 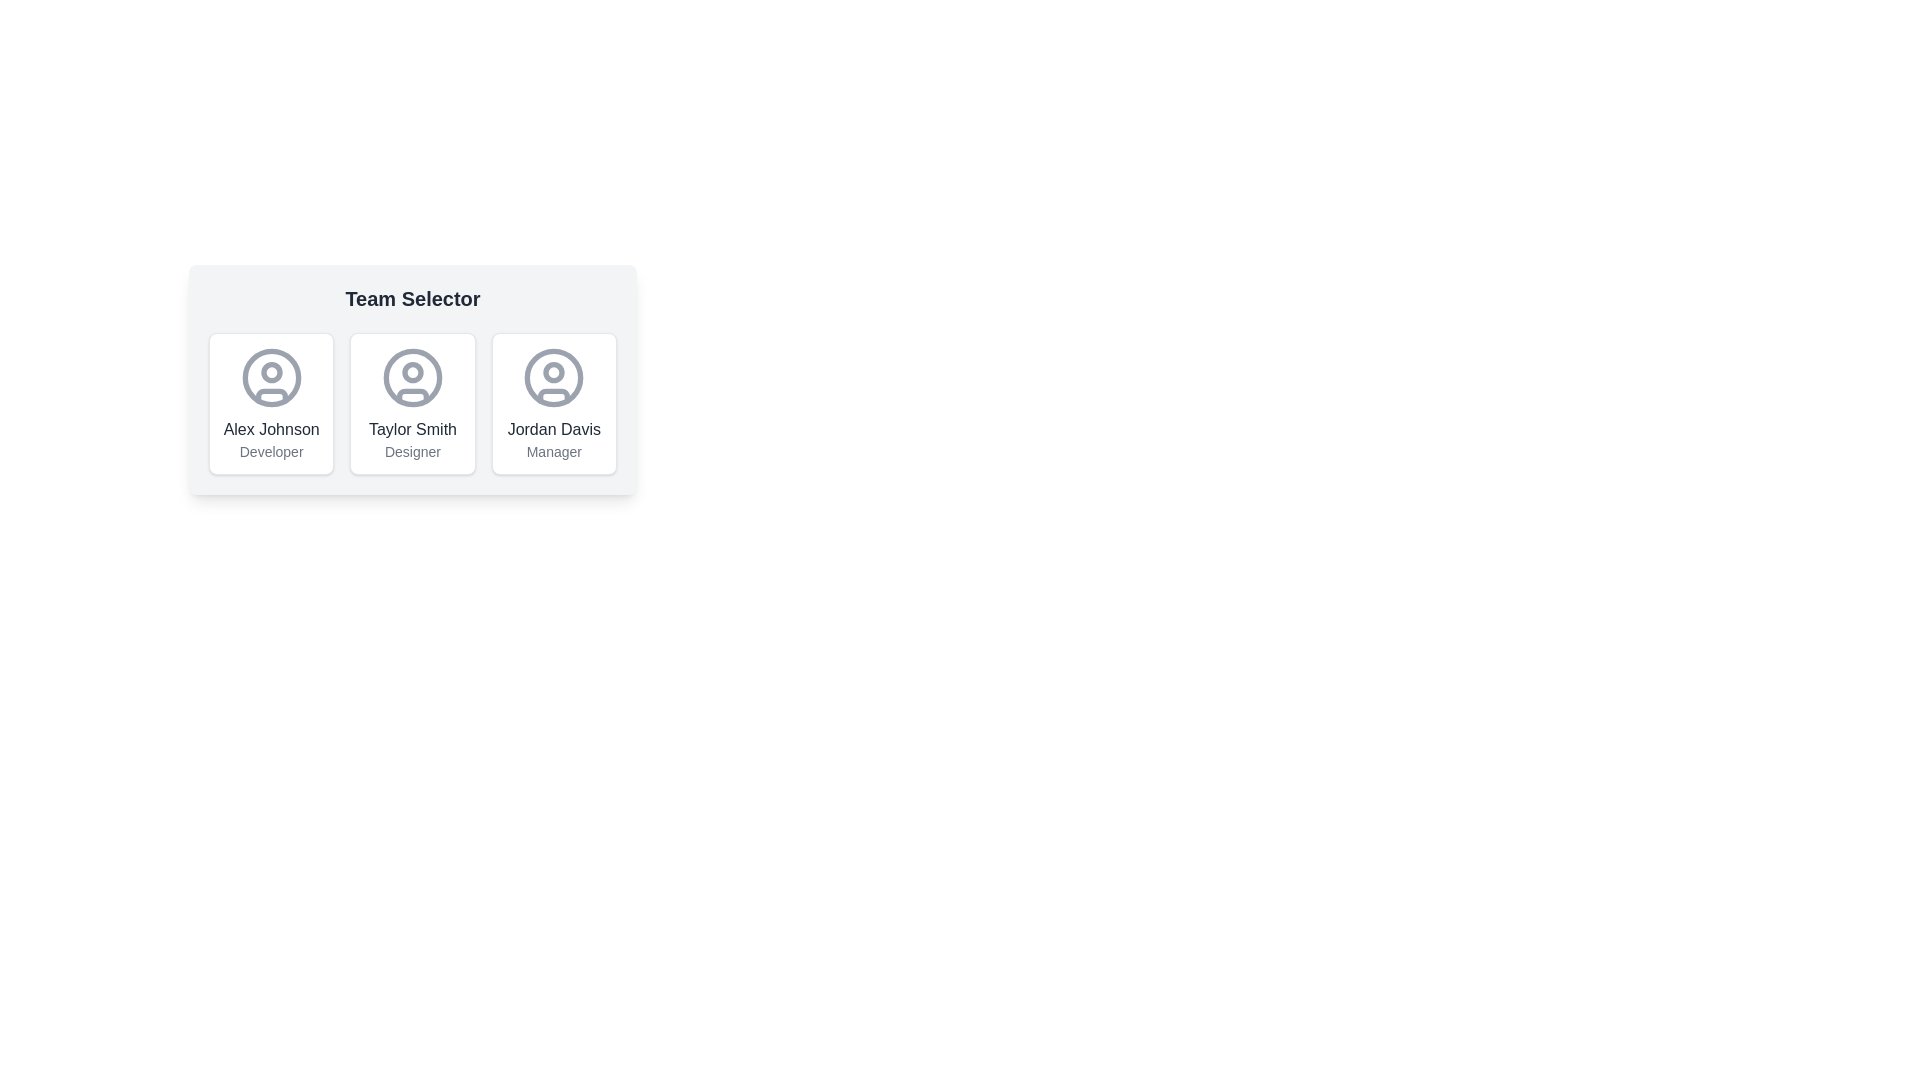 What do you see at coordinates (411, 428) in the screenshot?
I see `text label displaying 'Taylor Smith' located below the user icon and above 'Designer' in the Team Selector section` at bounding box center [411, 428].